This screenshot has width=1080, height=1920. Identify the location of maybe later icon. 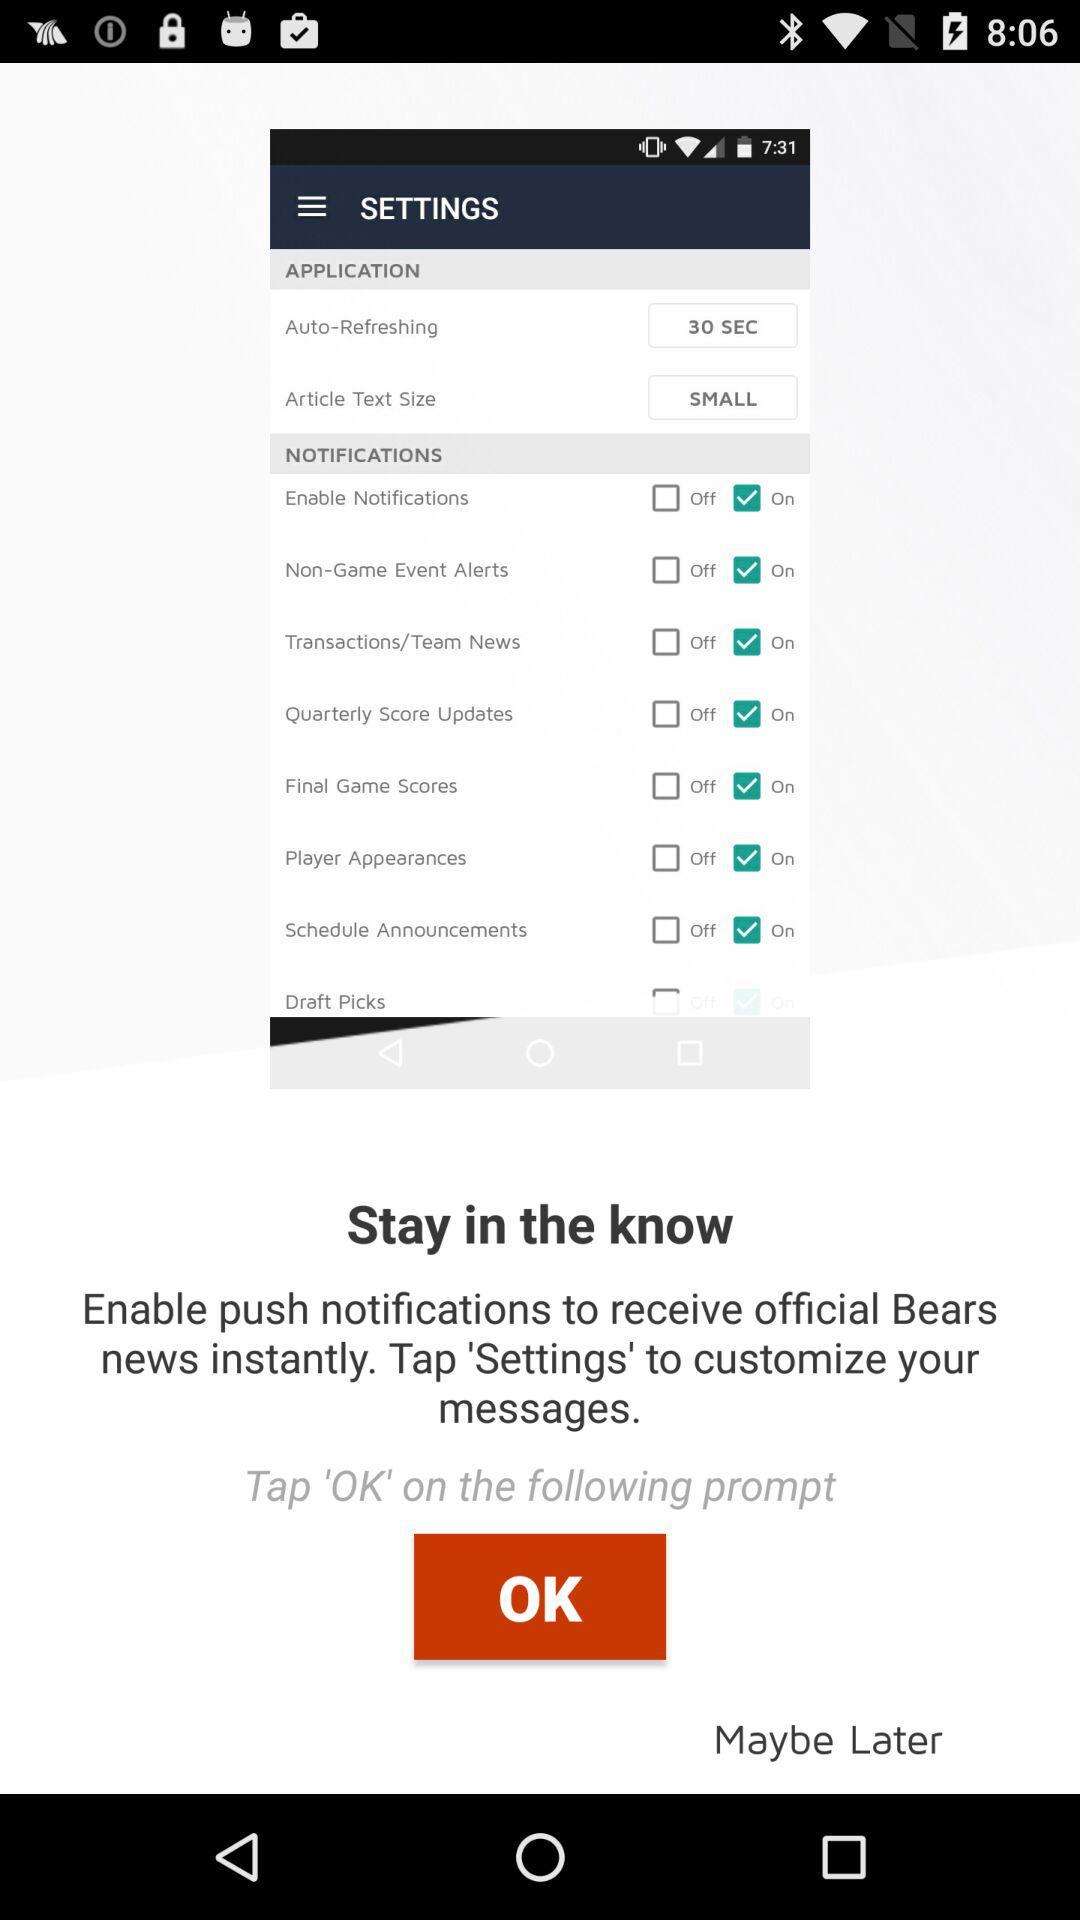
(828, 1736).